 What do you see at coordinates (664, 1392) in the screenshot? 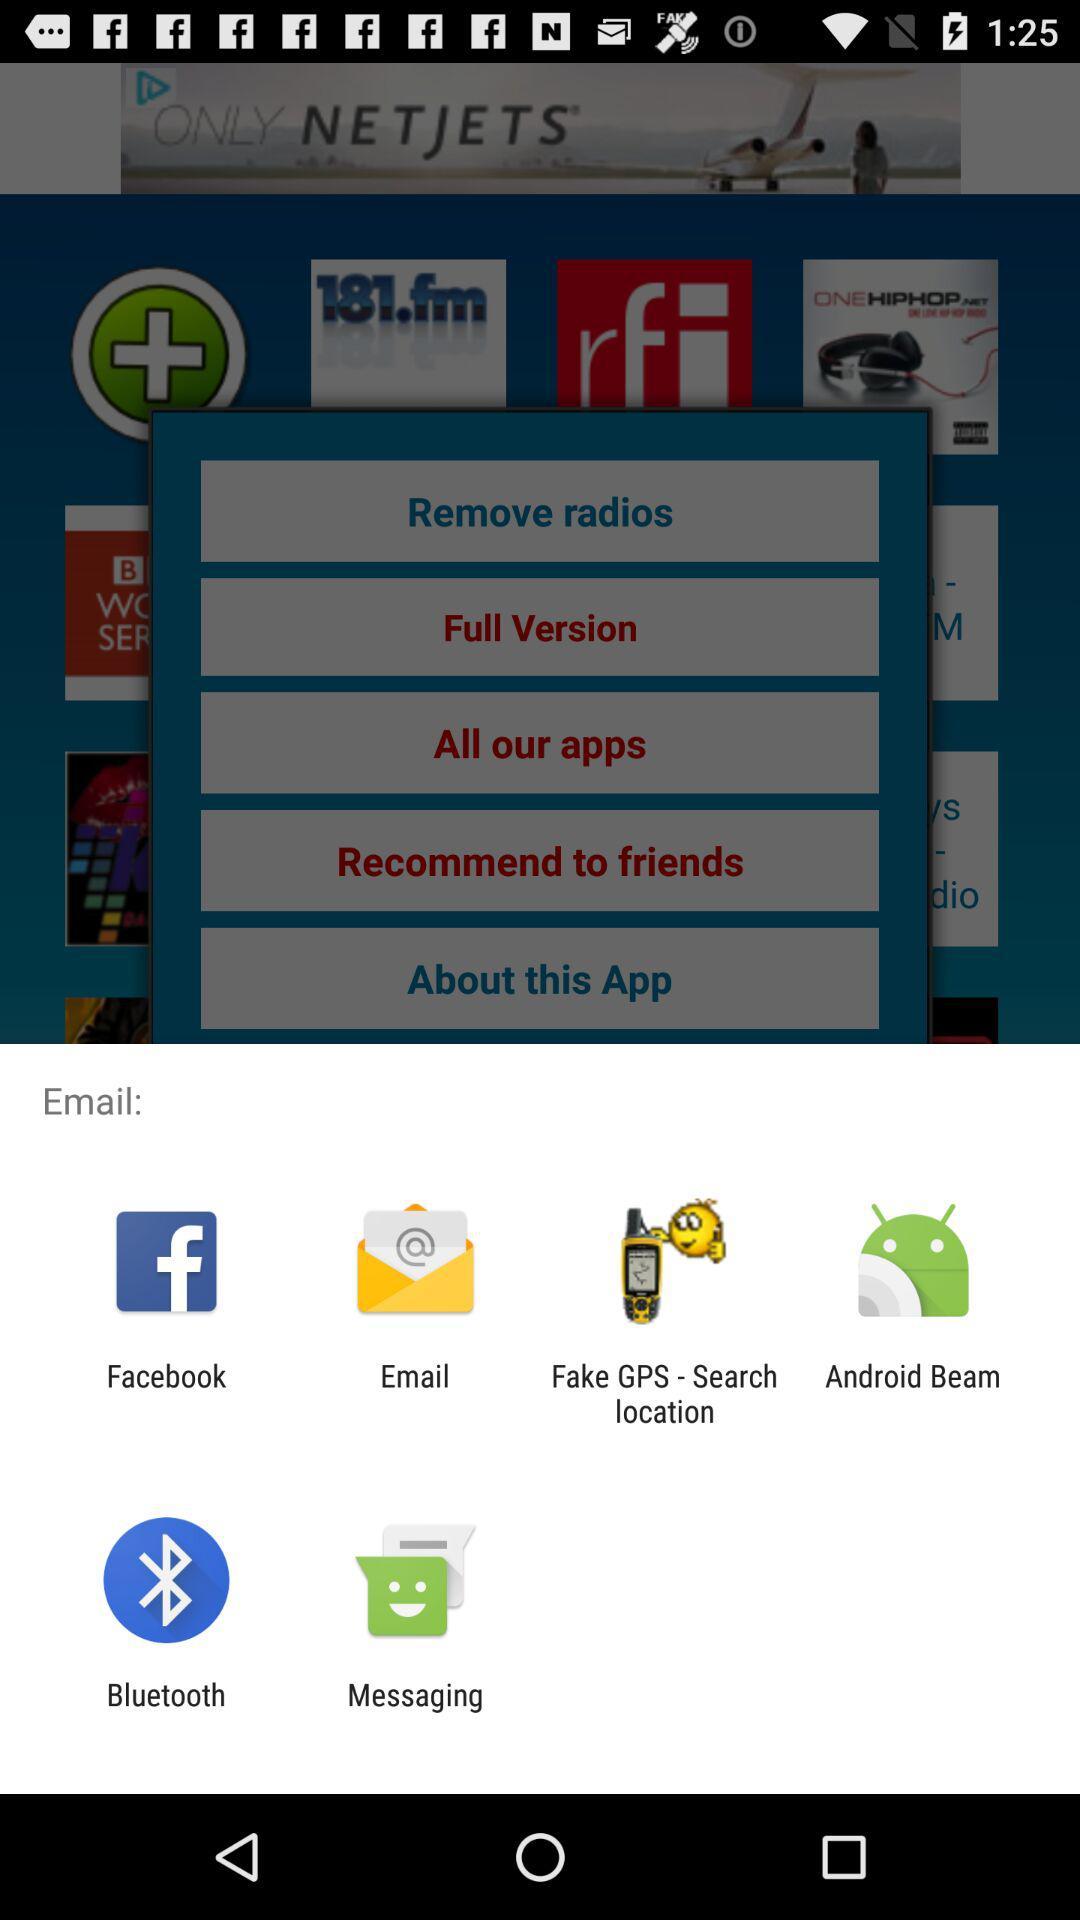
I see `the icon to the right of email` at bounding box center [664, 1392].